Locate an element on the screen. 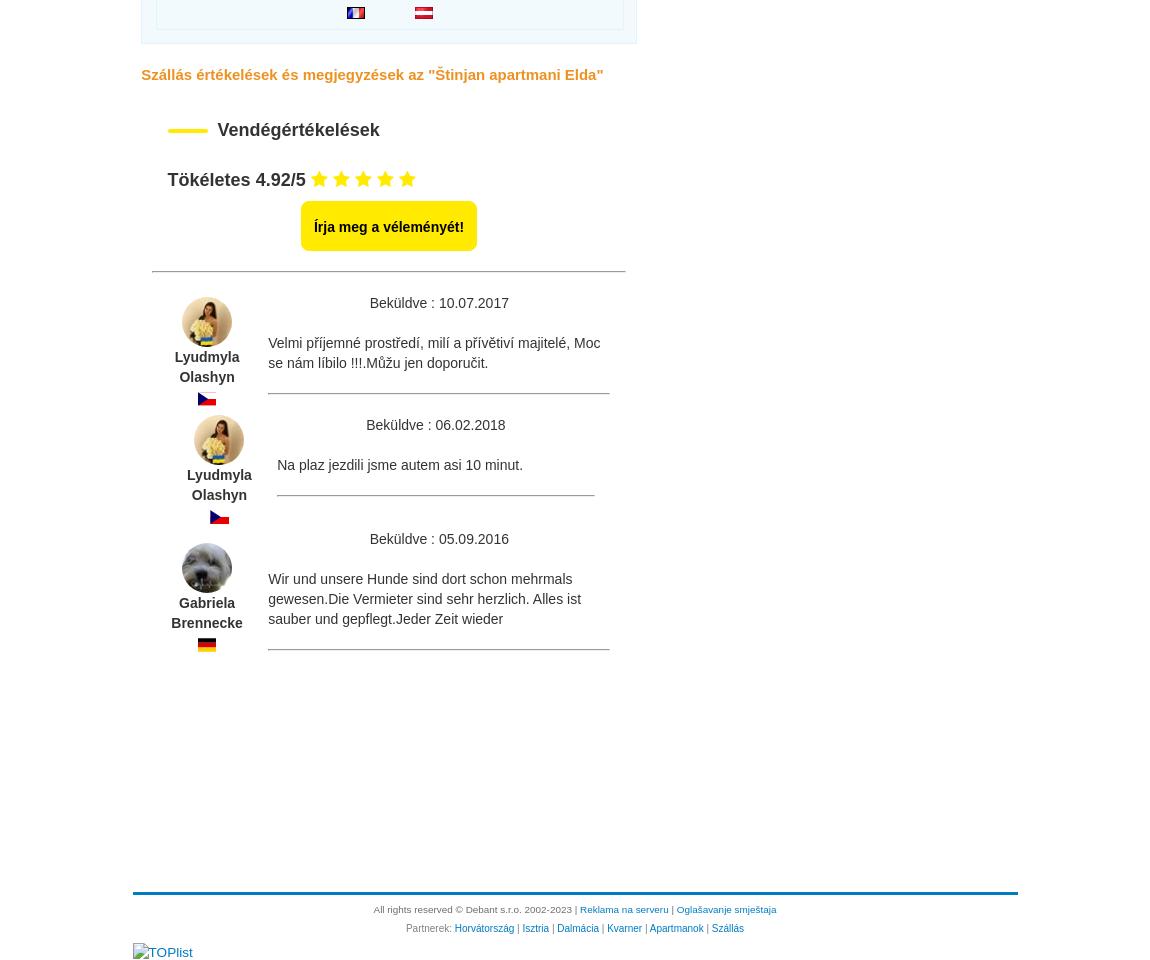  'Kapcsolatfelvétel' is located at coordinates (154, 829).